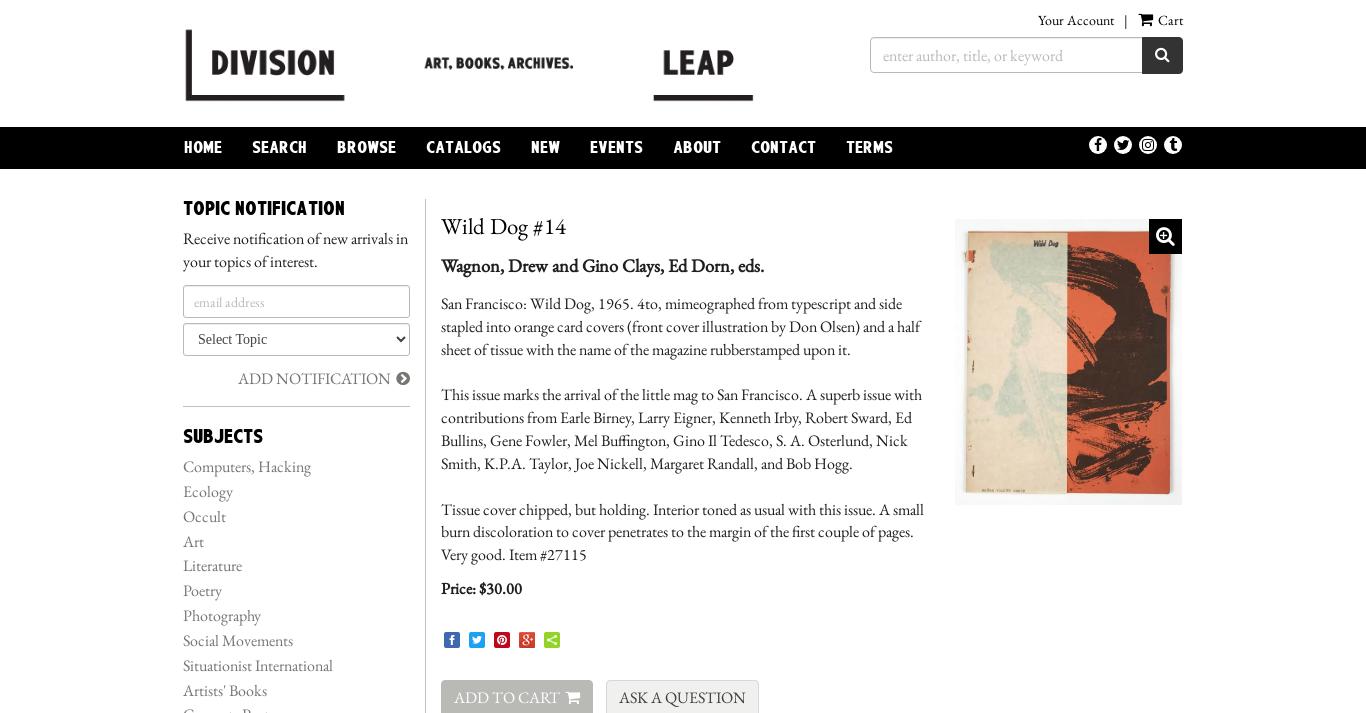 Image resolution: width=1366 pixels, height=713 pixels. What do you see at coordinates (484, 301) in the screenshot?
I see `'San Francisco:'` at bounding box center [484, 301].